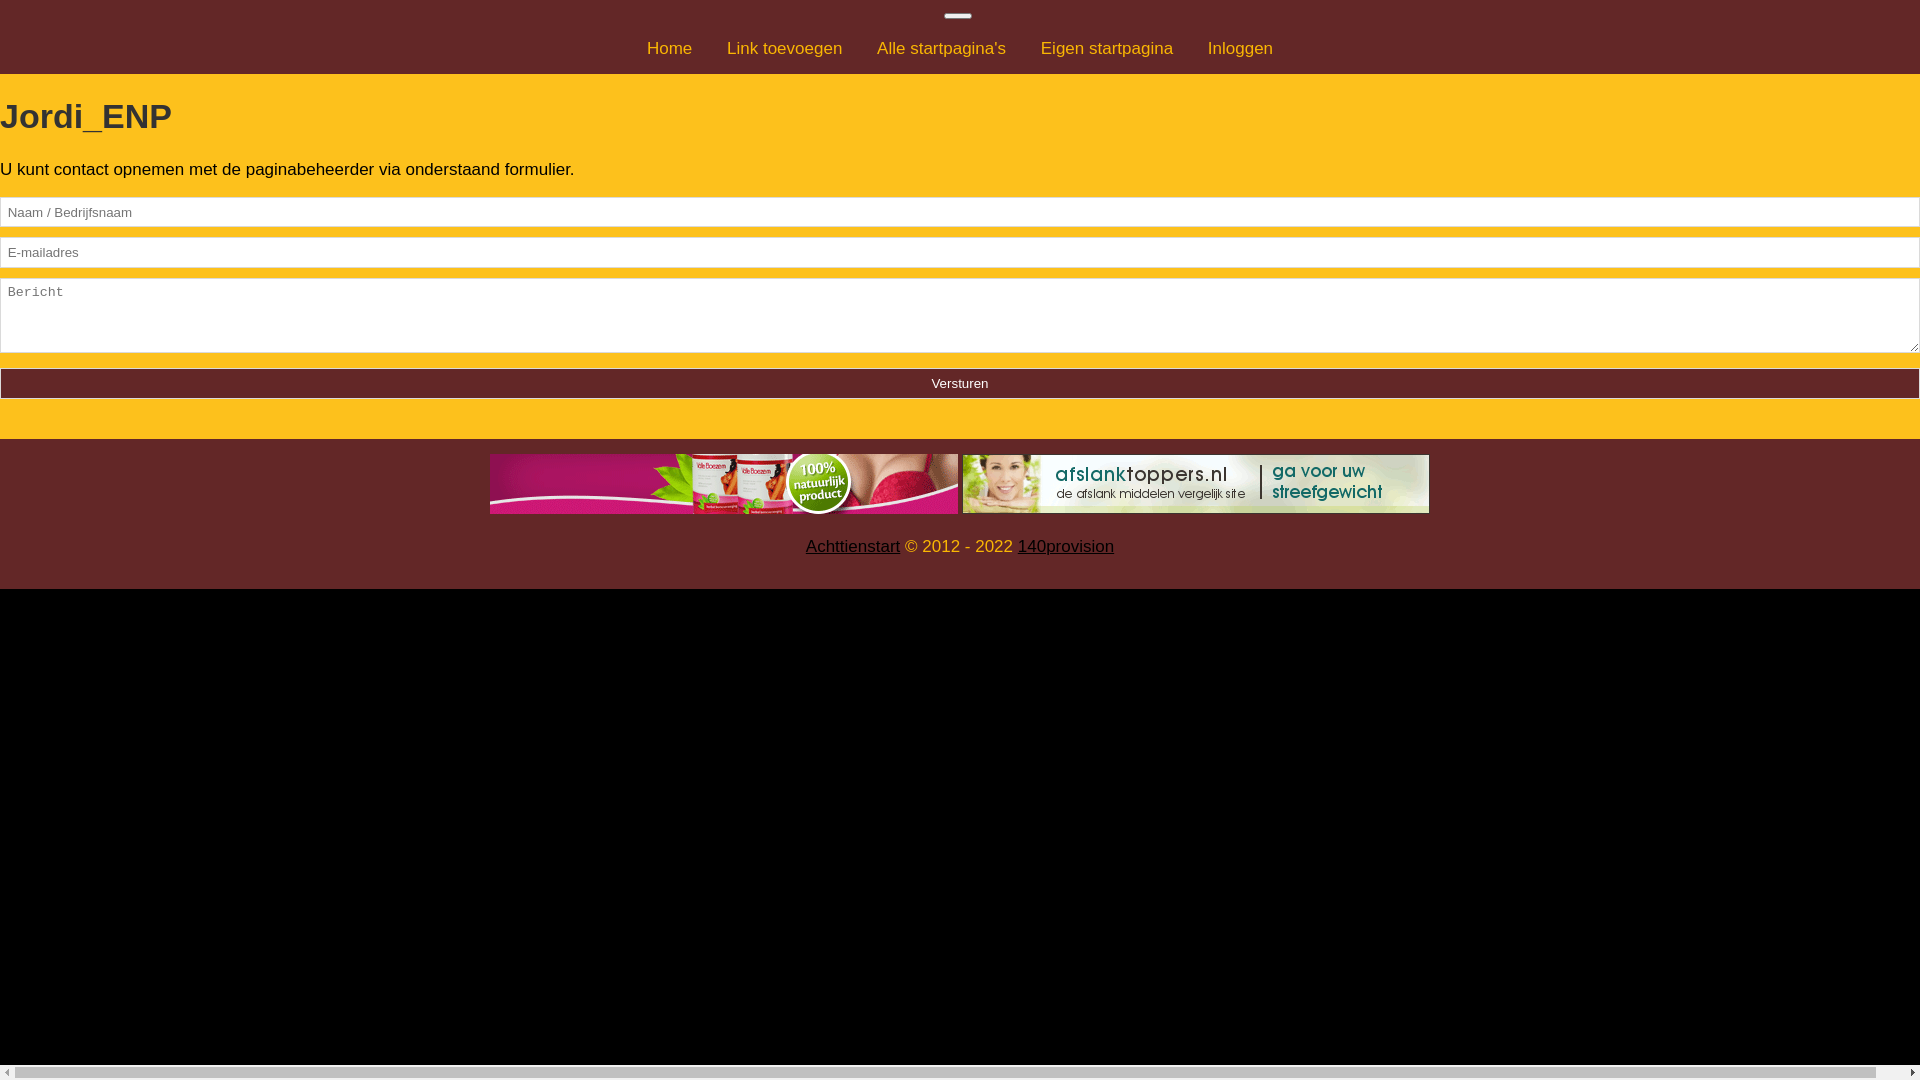 This screenshot has width=1920, height=1080. Describe the element at coordinates (862, 47) in the screenshot. I see `'Alle startpagina's'` at that location.